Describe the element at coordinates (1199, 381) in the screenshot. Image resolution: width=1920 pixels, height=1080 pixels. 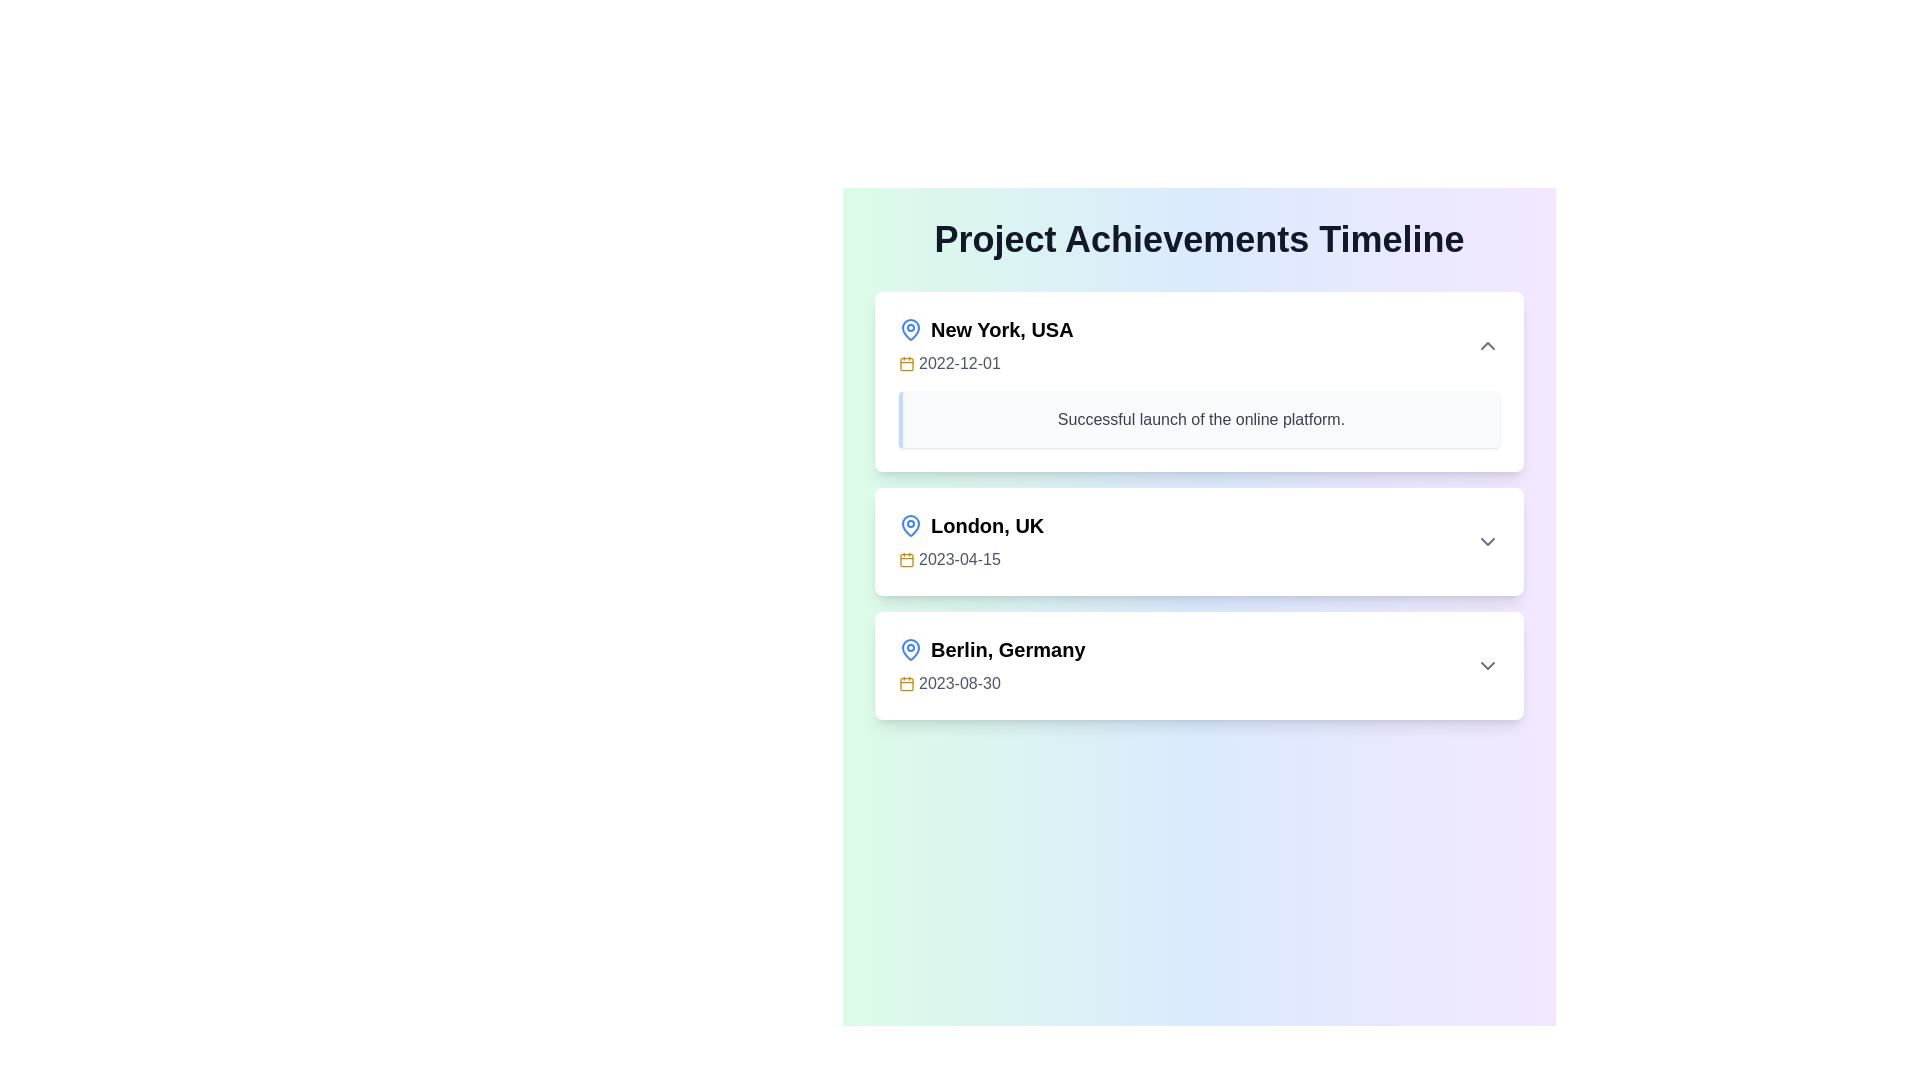
I see `the first Event card in the vertical timeline list` at that location.